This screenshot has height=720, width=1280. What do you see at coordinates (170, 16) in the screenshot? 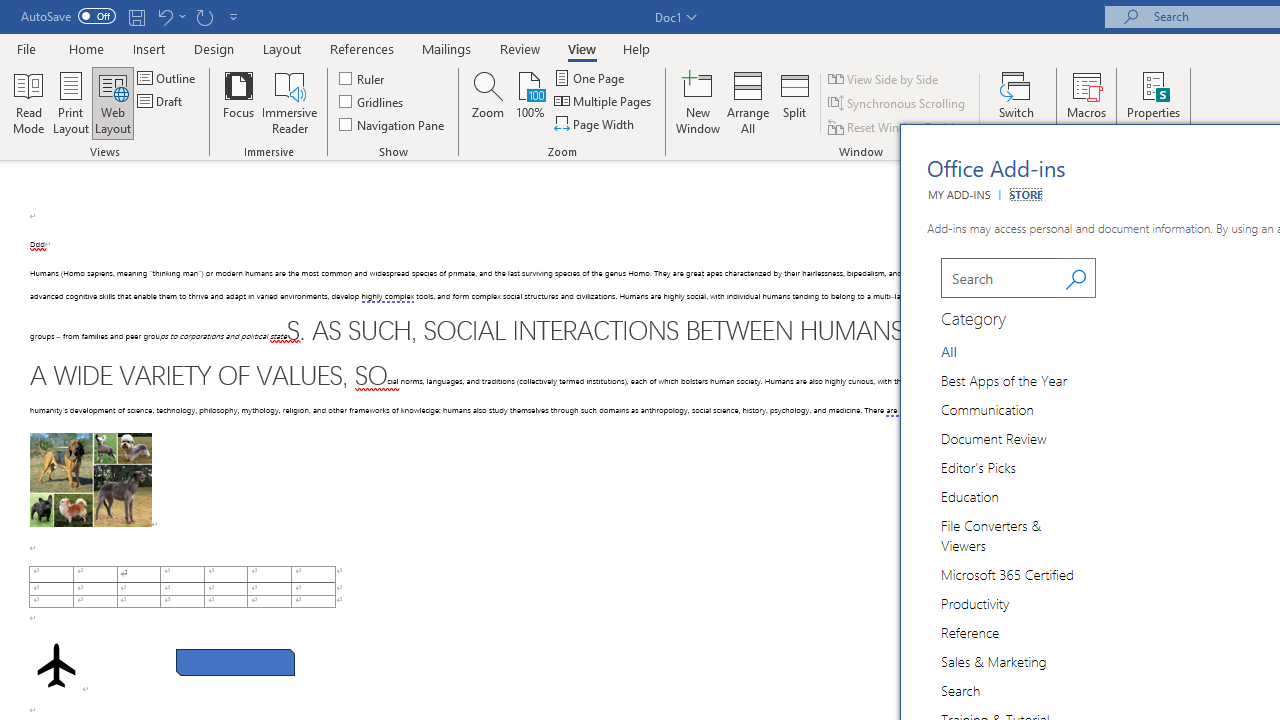
I see `'Undo Paragraph Alignment'` at bounding box center [170, 16].